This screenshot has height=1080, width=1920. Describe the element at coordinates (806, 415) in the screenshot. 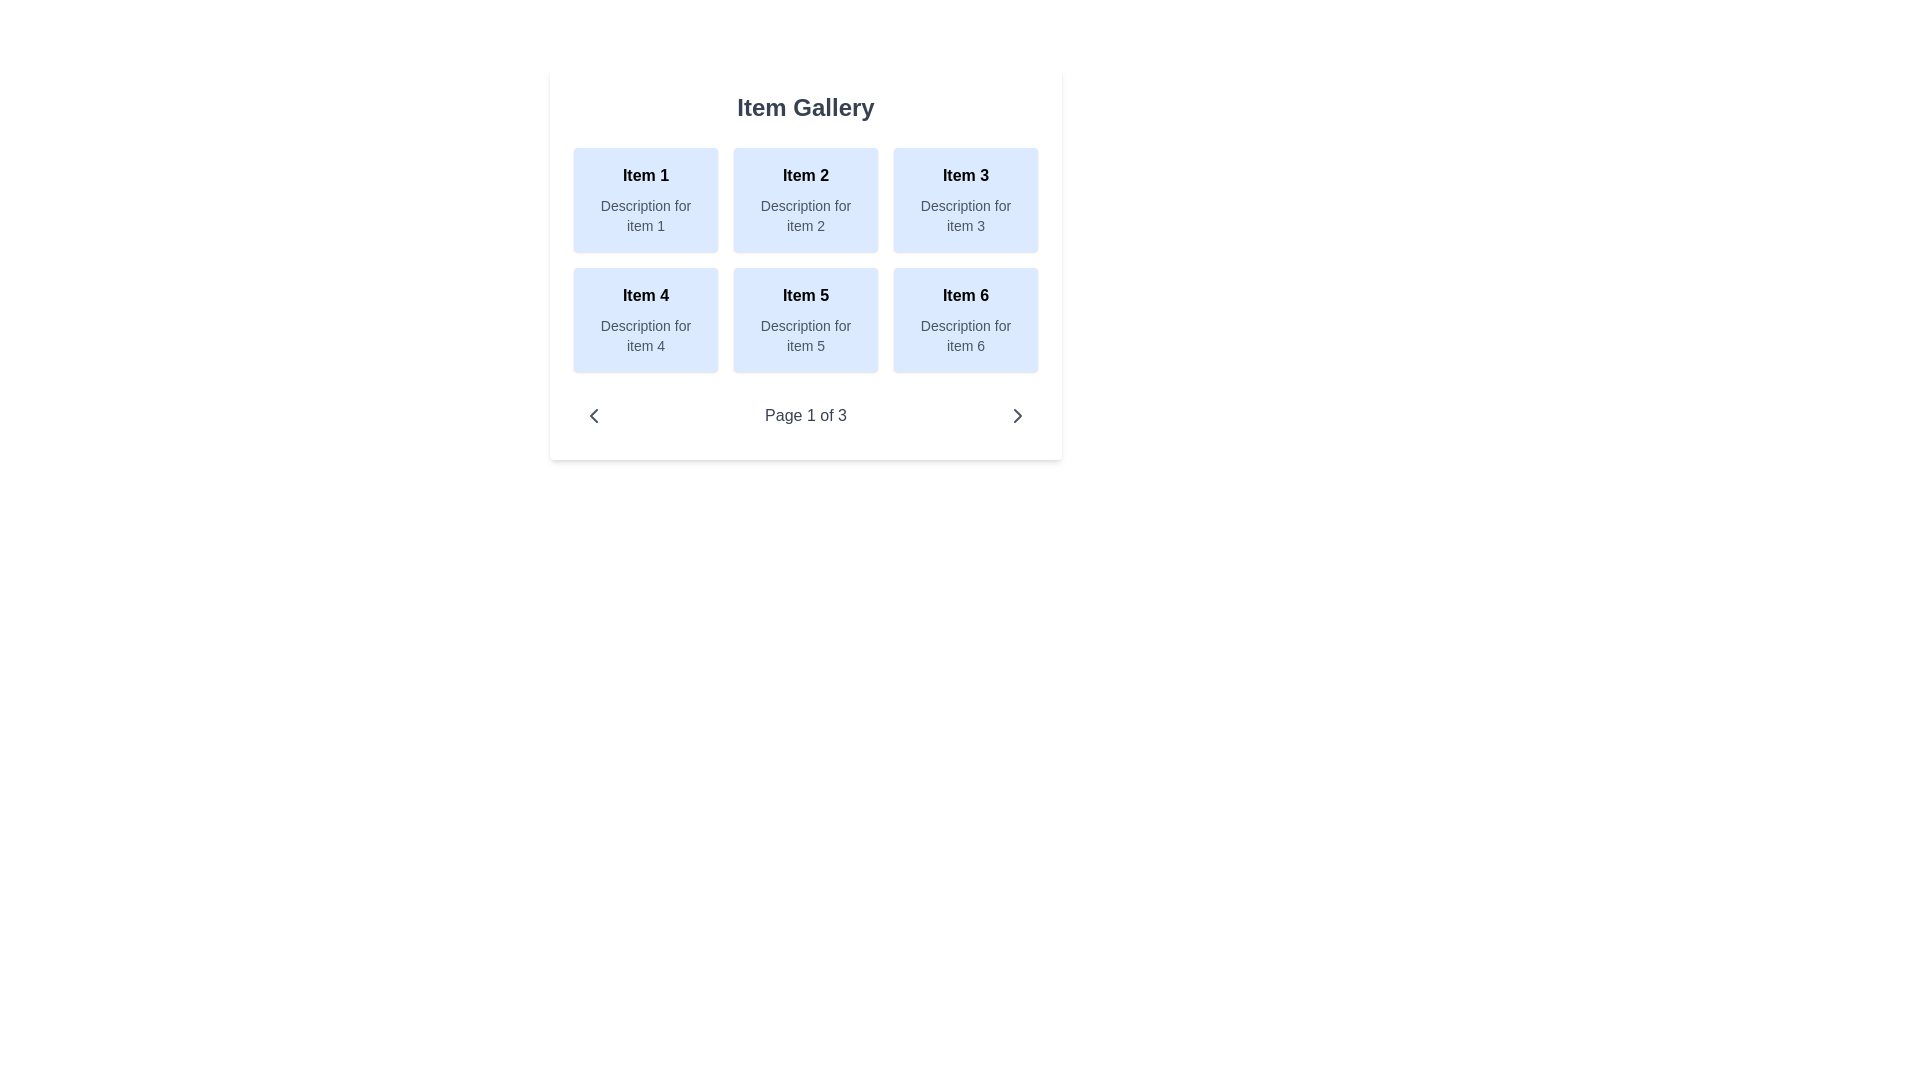

I see `text displayed on the pagination control label indicating the current page number and total number of pages, located at the bottom of the card layout centered horizontally` at that location.